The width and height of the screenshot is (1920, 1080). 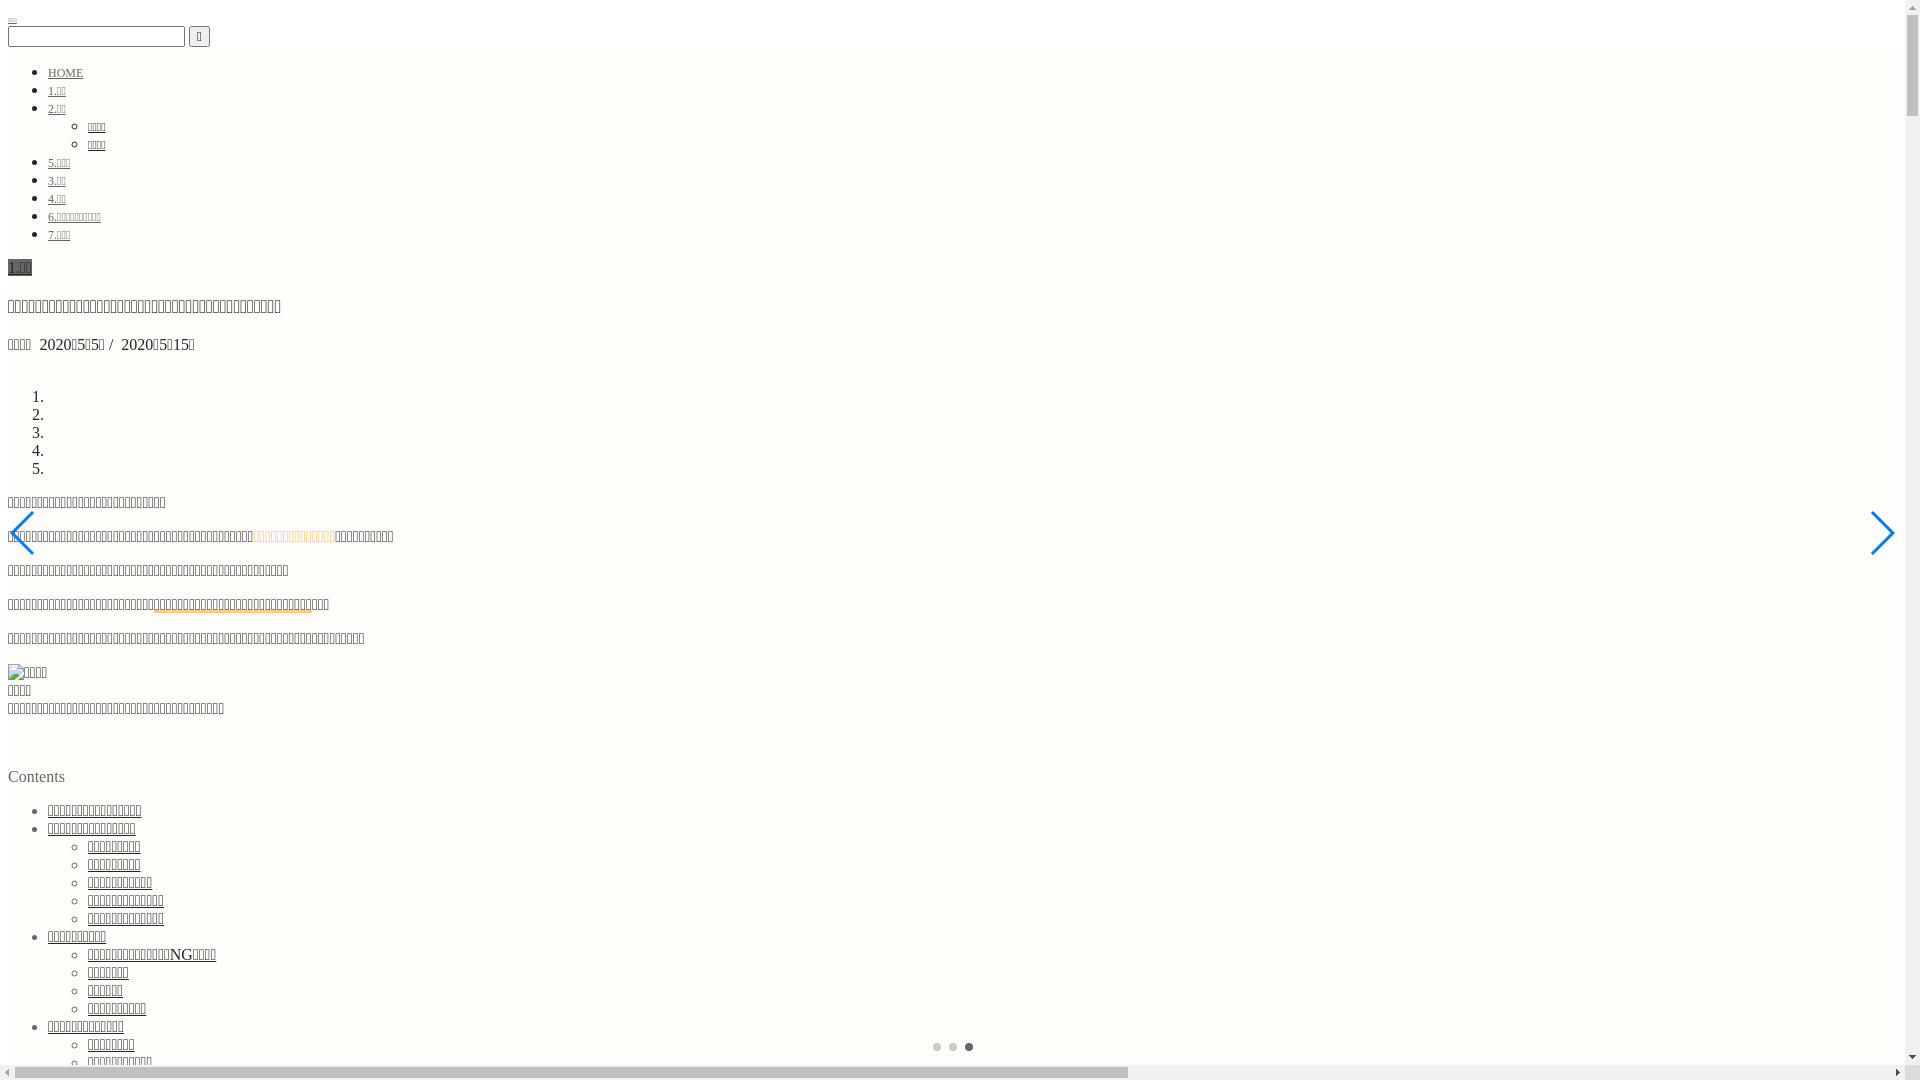 I want to click on 'HOME', so click(x=65, y=72).